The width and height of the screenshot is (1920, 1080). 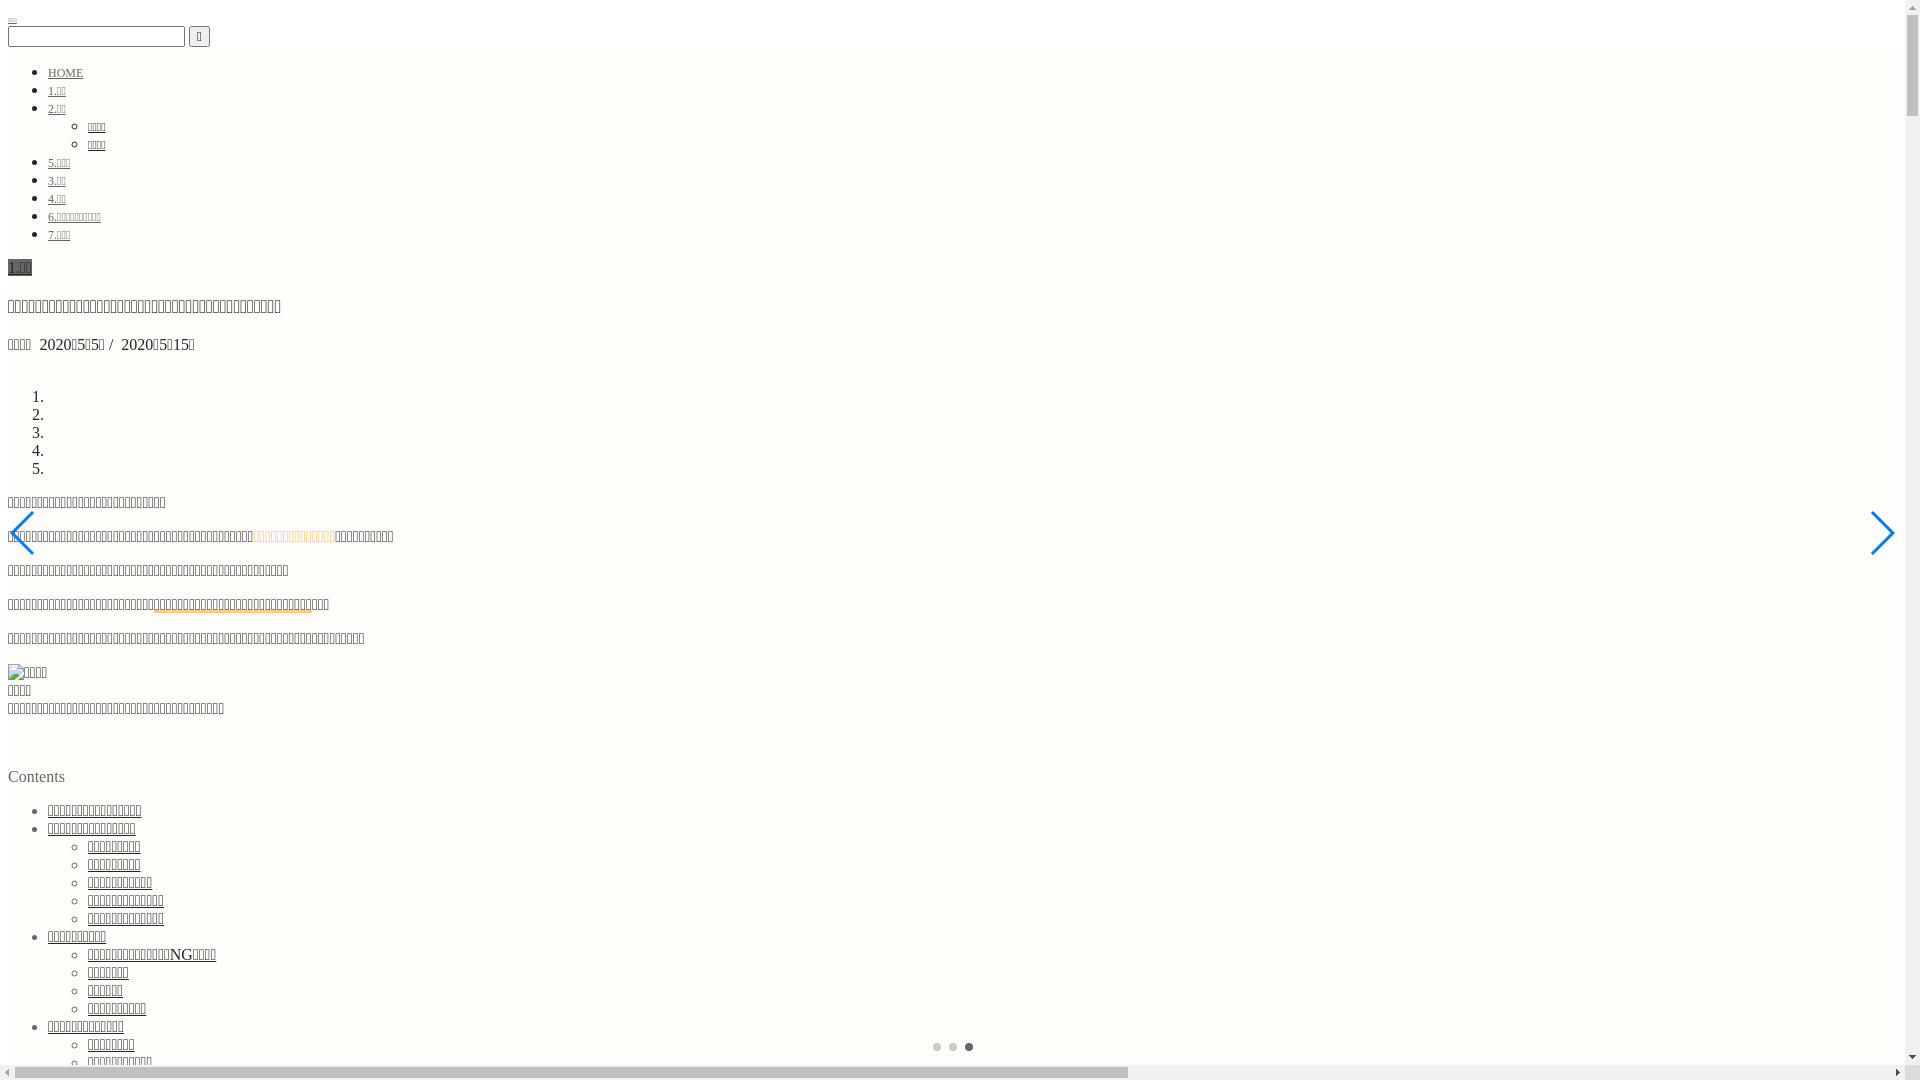 I want to click on 'HOME', so click(x=65, y=72).